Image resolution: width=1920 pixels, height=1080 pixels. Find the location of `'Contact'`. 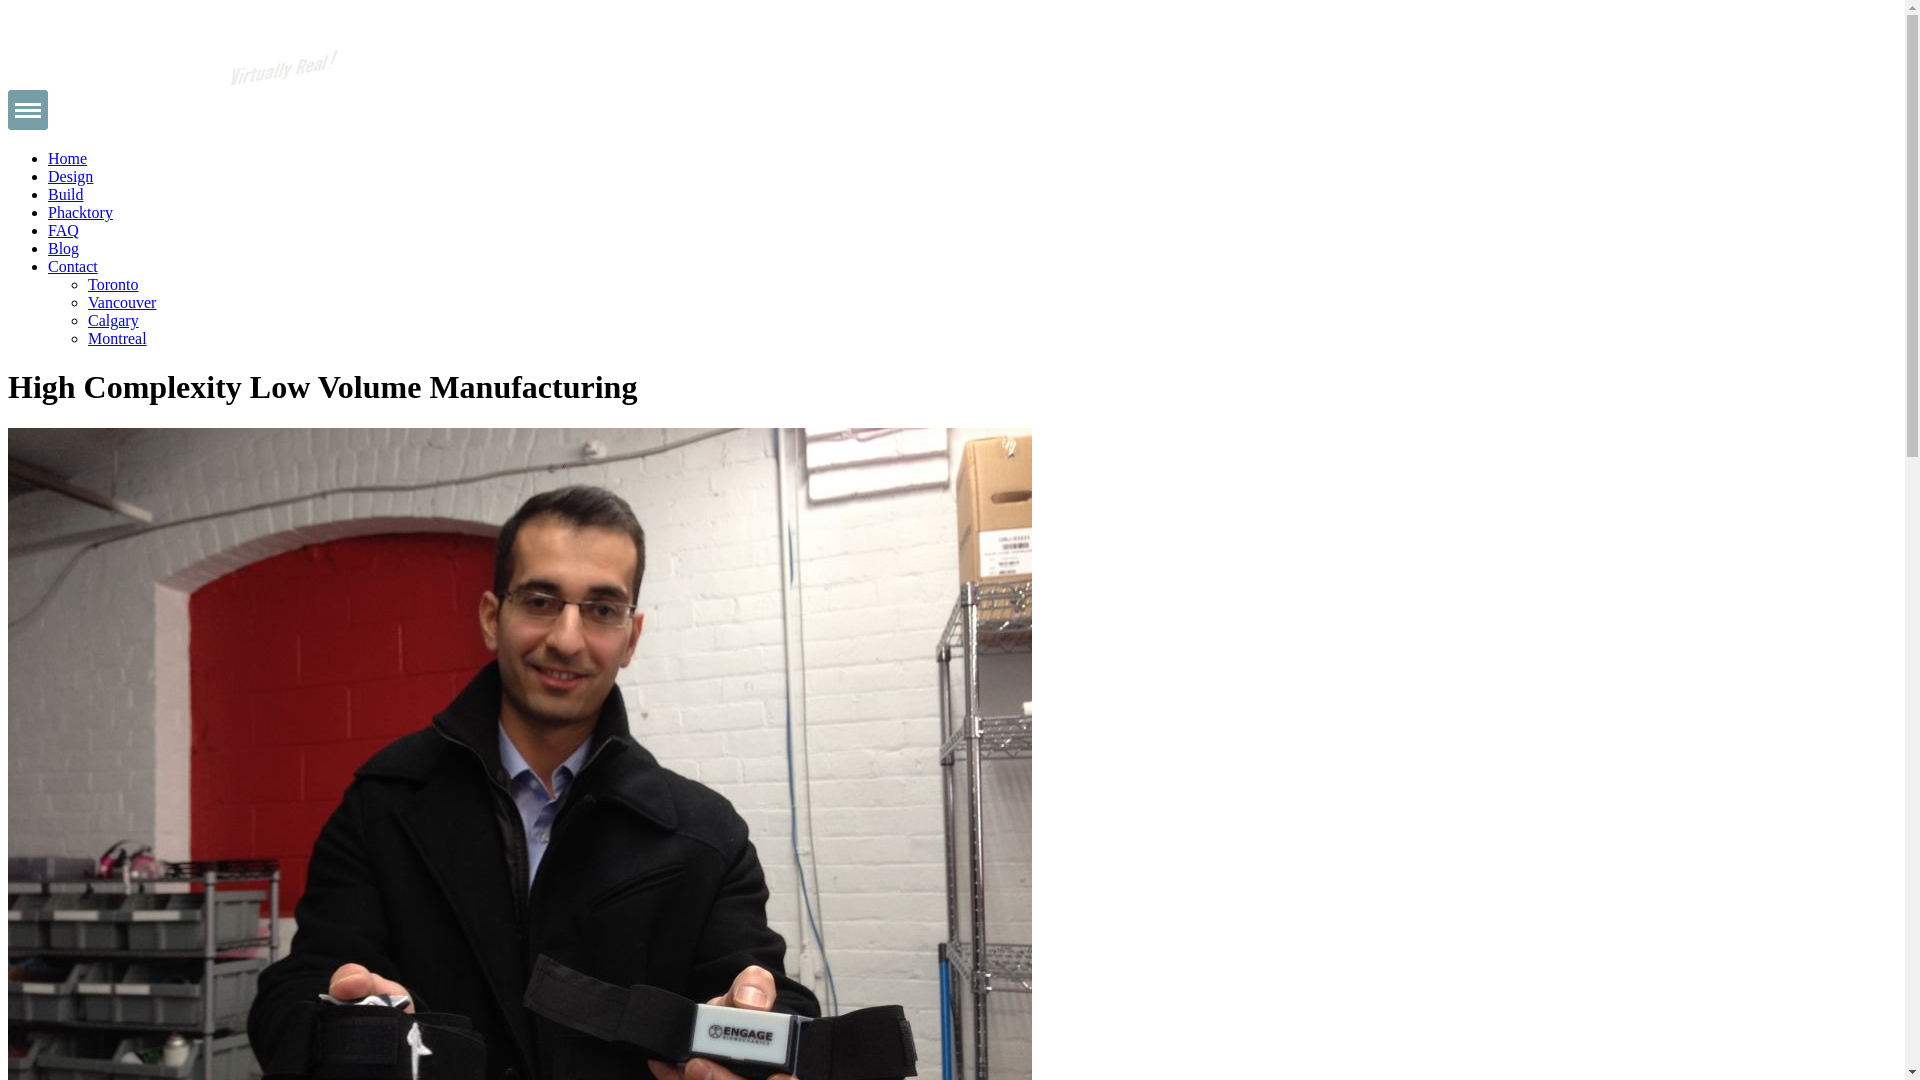

'Contact' is located at coordinates (72, 265).